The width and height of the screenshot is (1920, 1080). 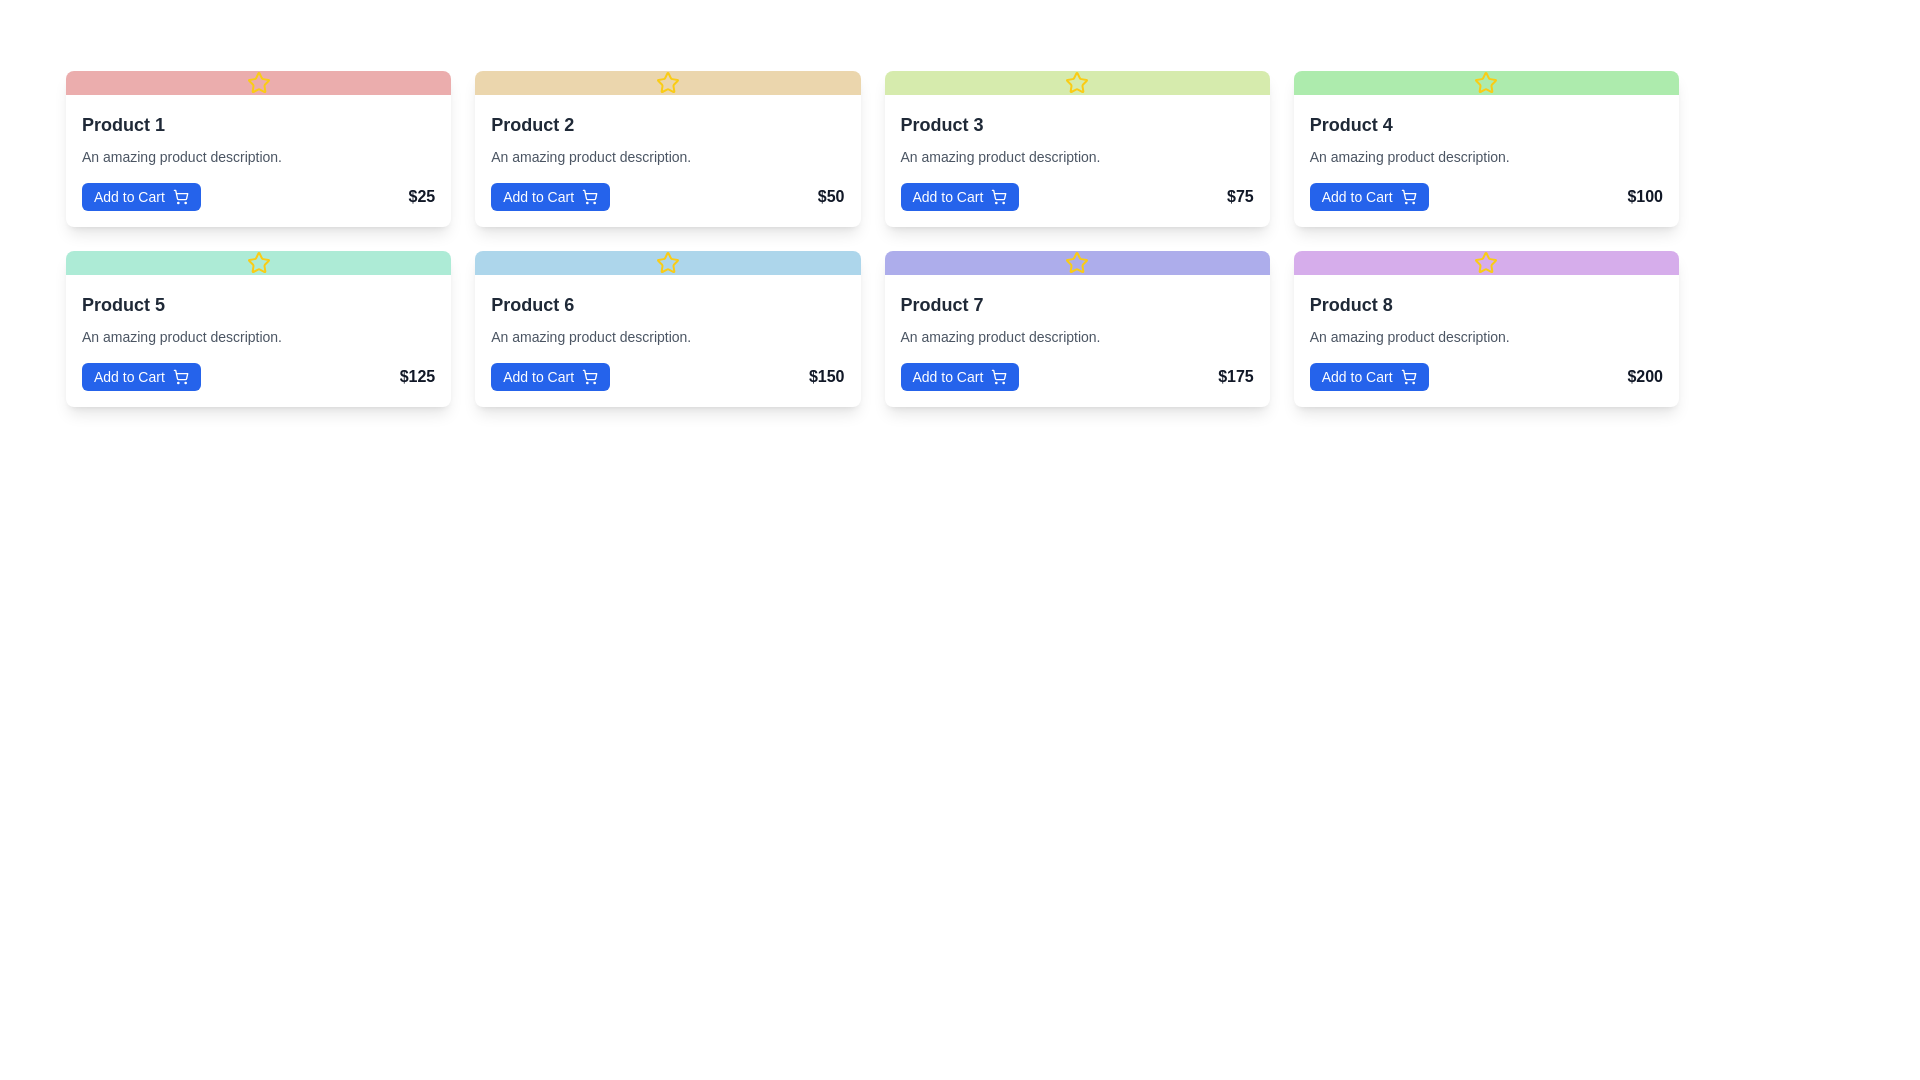 I want to click on the price label displaying '$25' in bold, located to the right of the 'Add to Cart' button within the first product card, so click(x=420, y=196).